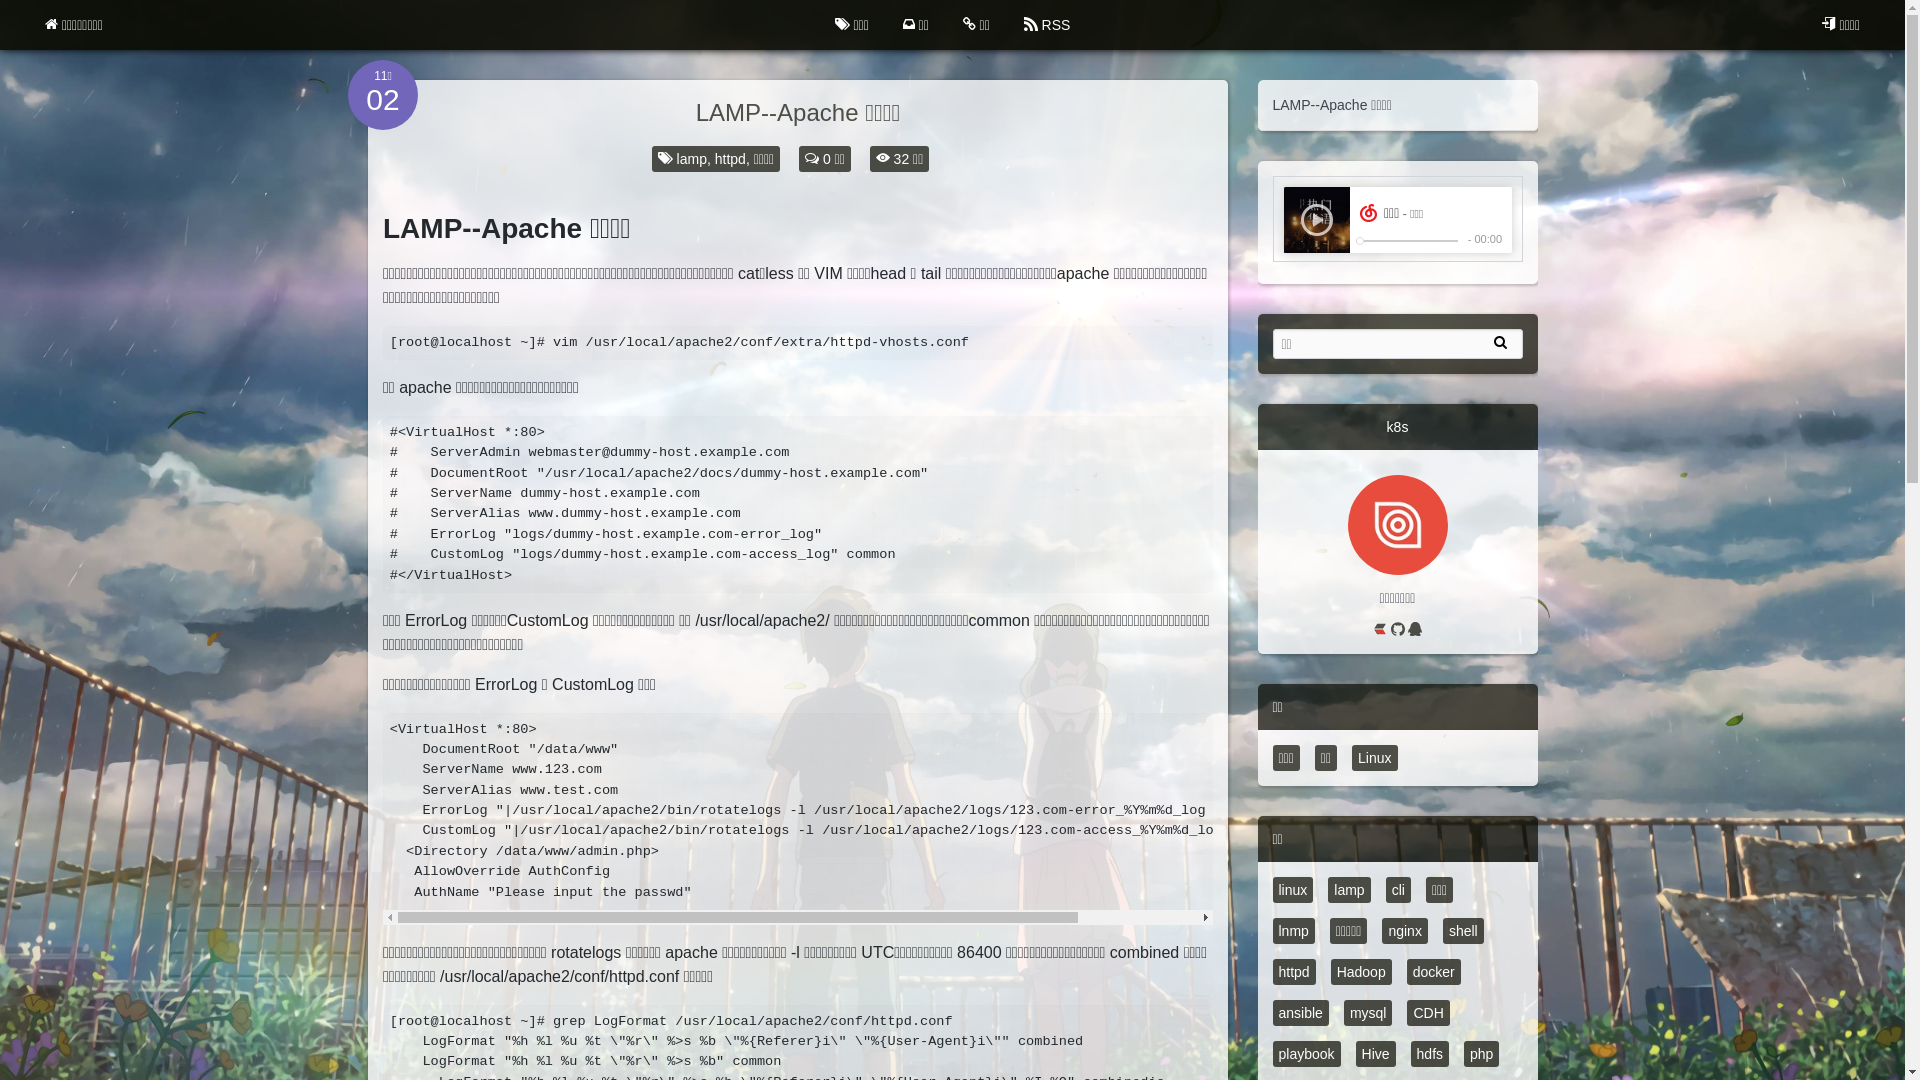  Describe the element at coordinates (1403, 930) in the screenshot. I see `'nginx'` at that location.